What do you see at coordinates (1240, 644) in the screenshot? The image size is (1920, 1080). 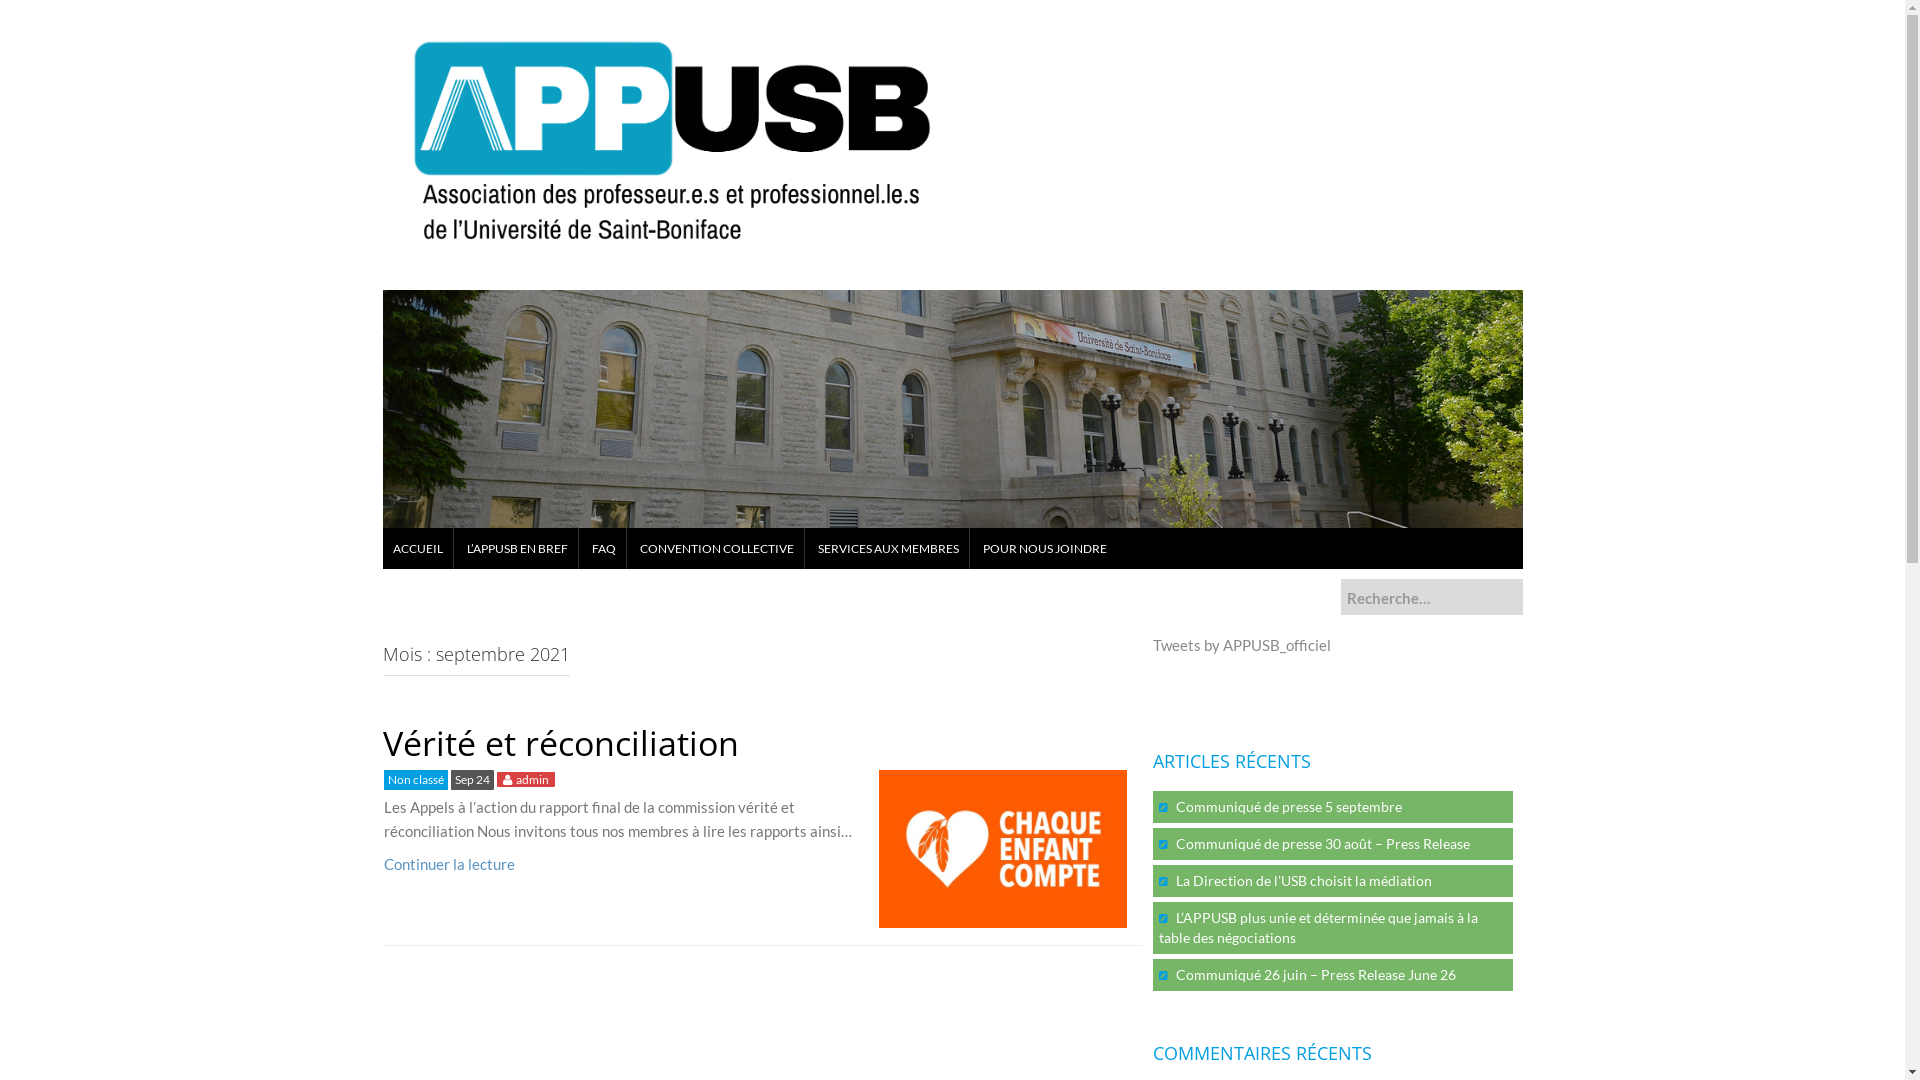 I see `'Tweets by APPUSB_officiel'` at bounding box center [1240, 644].